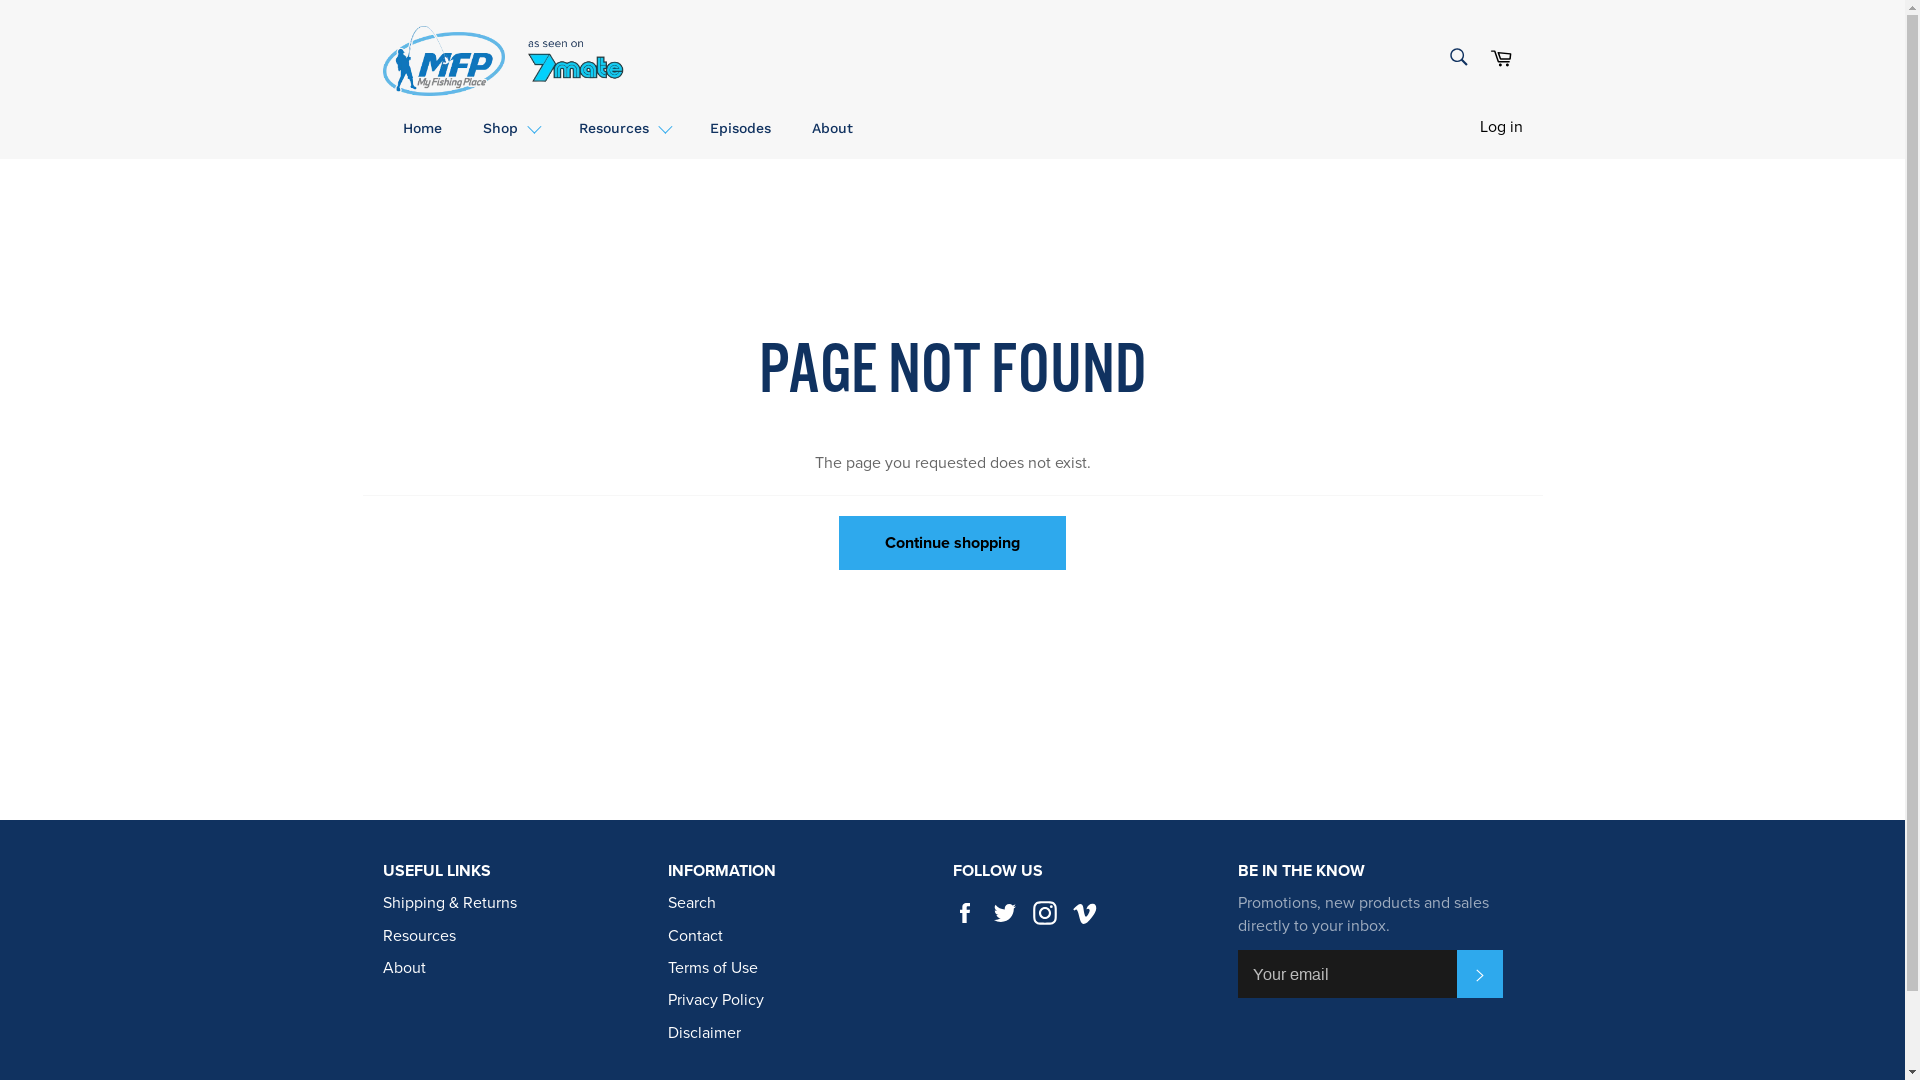 This screenshot has width=1920, height=1080. What do you see at coordinates (713, 967) in the screenshot?
I see `'Terms of Use'` at bounding box center [713, 967].